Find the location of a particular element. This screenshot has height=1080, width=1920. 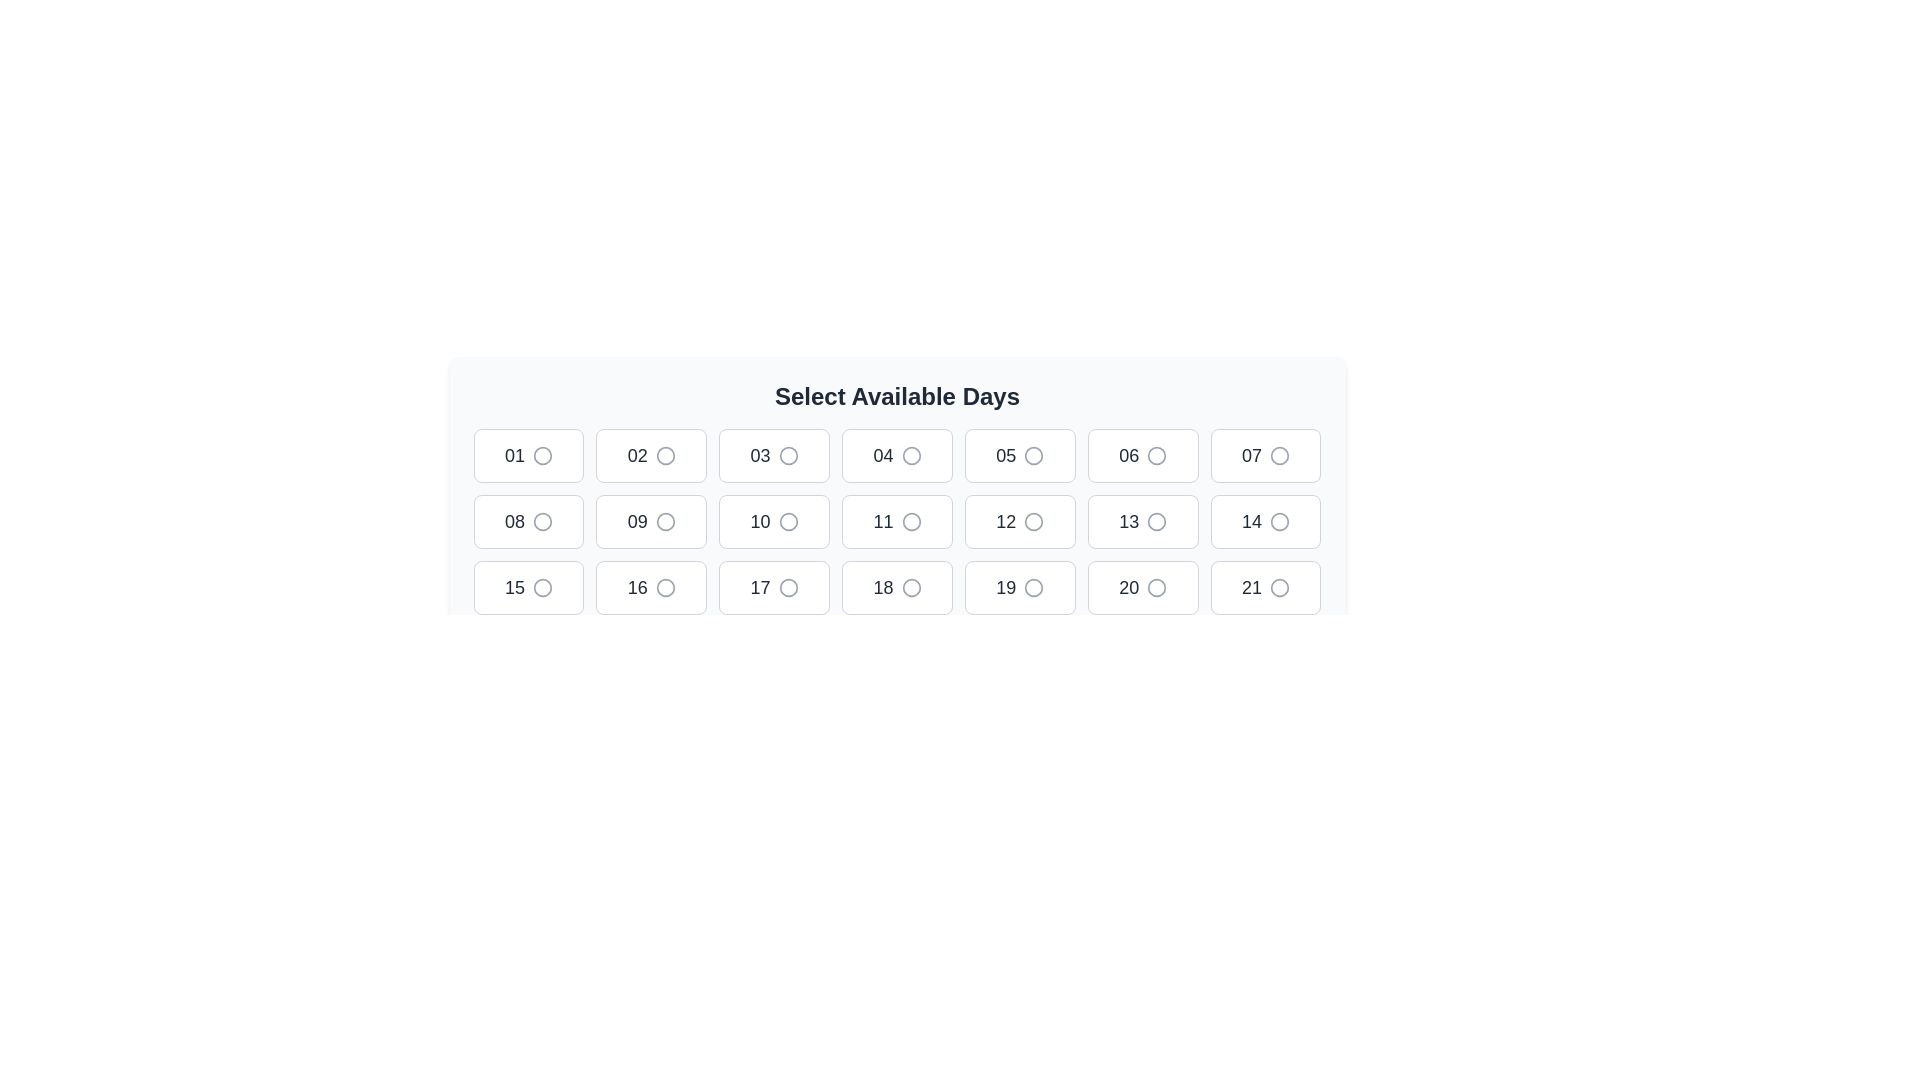

the Text Label representing the day labeled '05' within the 'Select Available Days' section is located at coordinates (1006, 455).